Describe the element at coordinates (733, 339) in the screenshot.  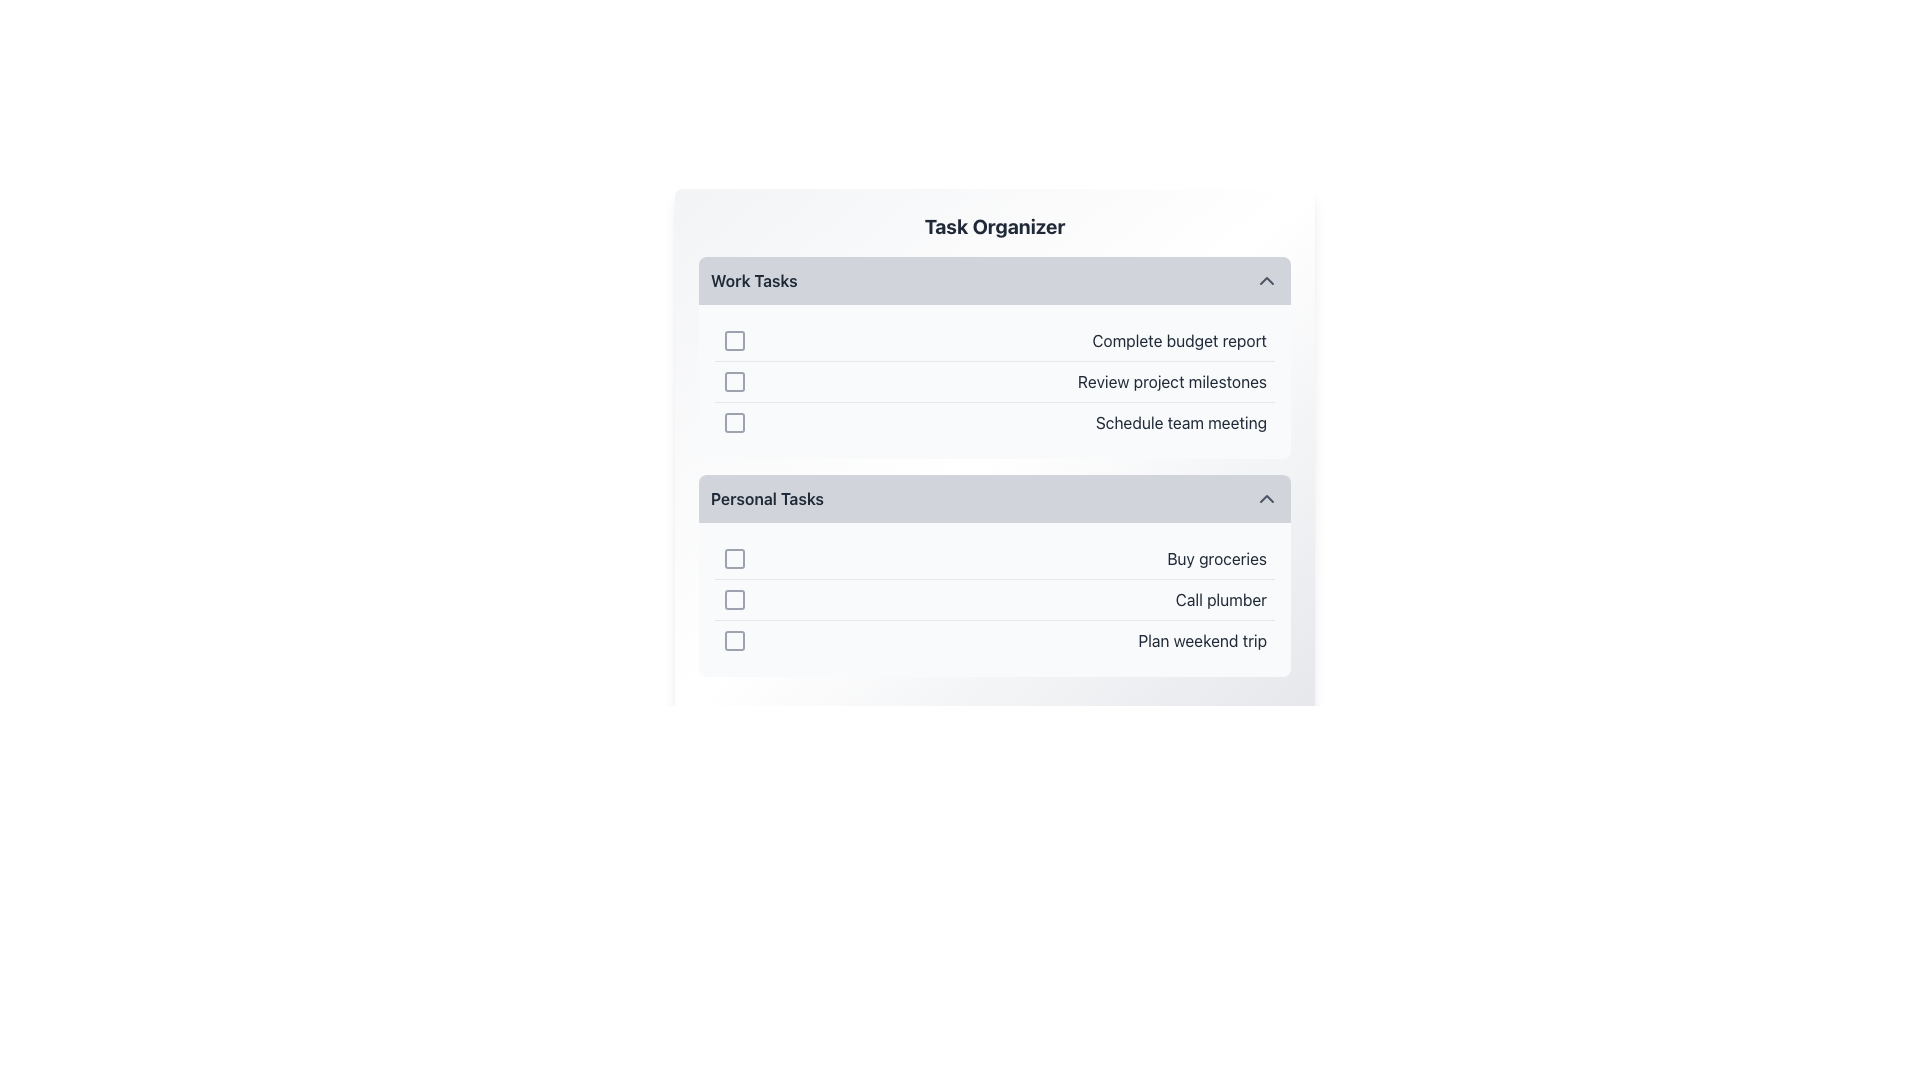
I see `the hollow square checkbox located to the left of the text 'Complete budget report' under the 'Work Tasks' category to check the box` at that location.